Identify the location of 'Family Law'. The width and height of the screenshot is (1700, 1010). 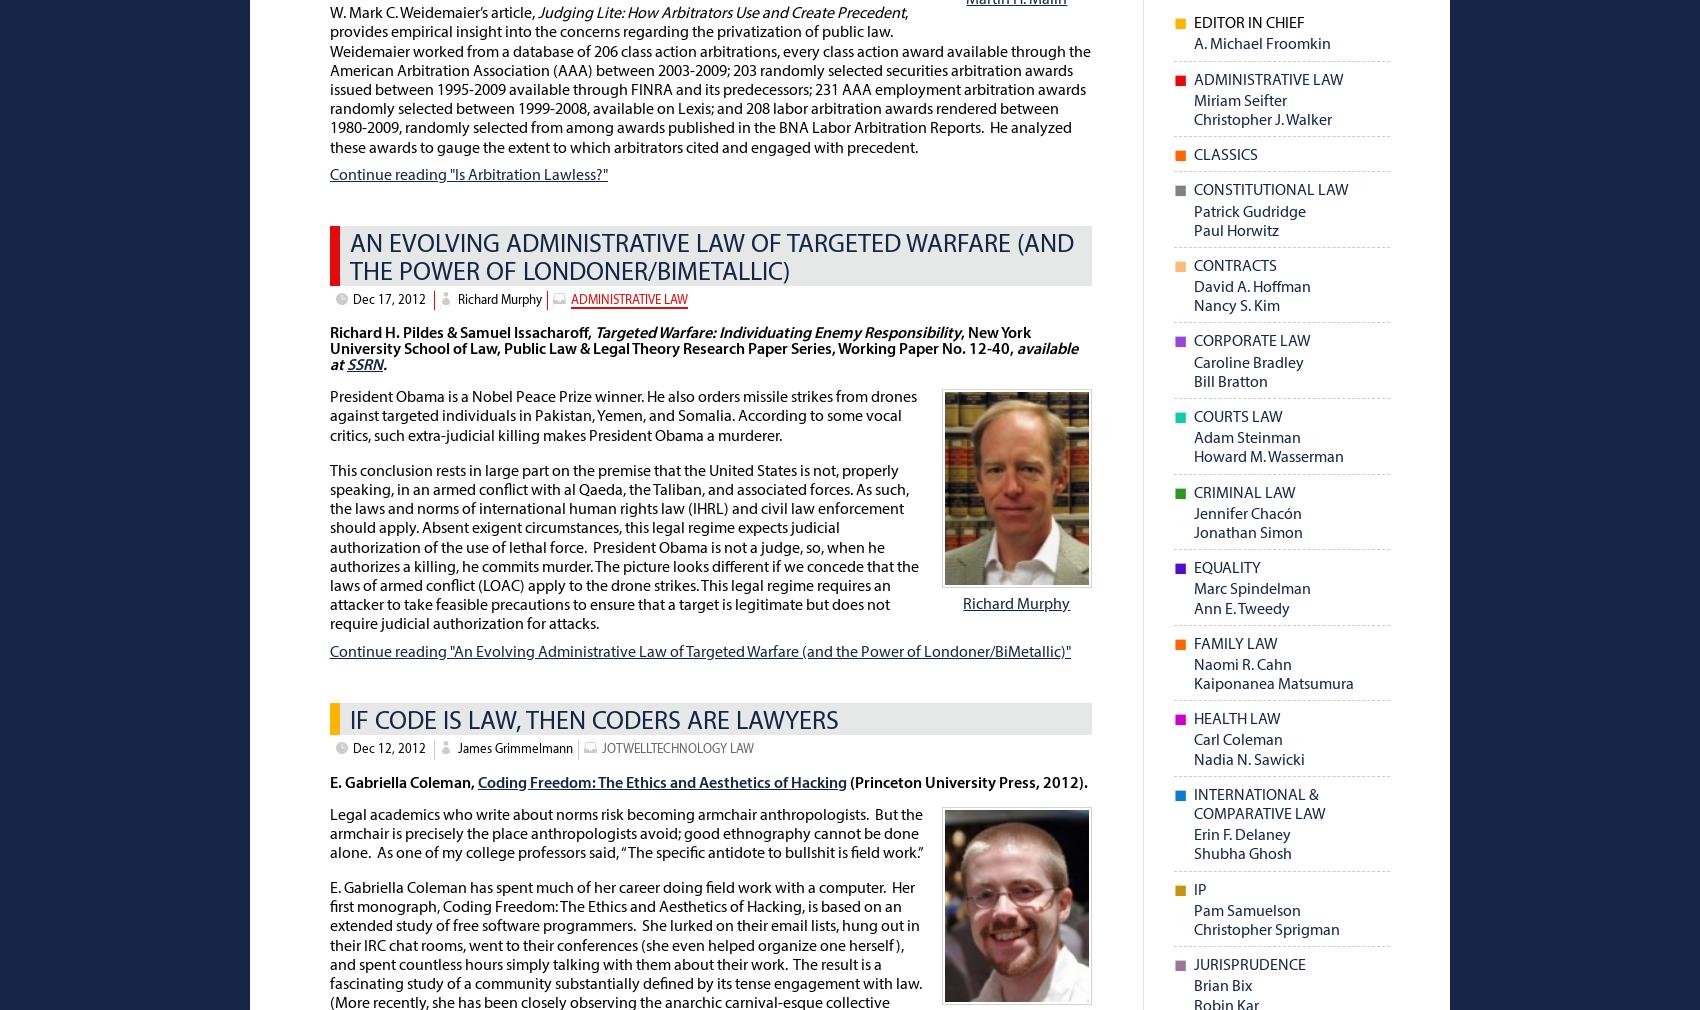
(1235, 642).